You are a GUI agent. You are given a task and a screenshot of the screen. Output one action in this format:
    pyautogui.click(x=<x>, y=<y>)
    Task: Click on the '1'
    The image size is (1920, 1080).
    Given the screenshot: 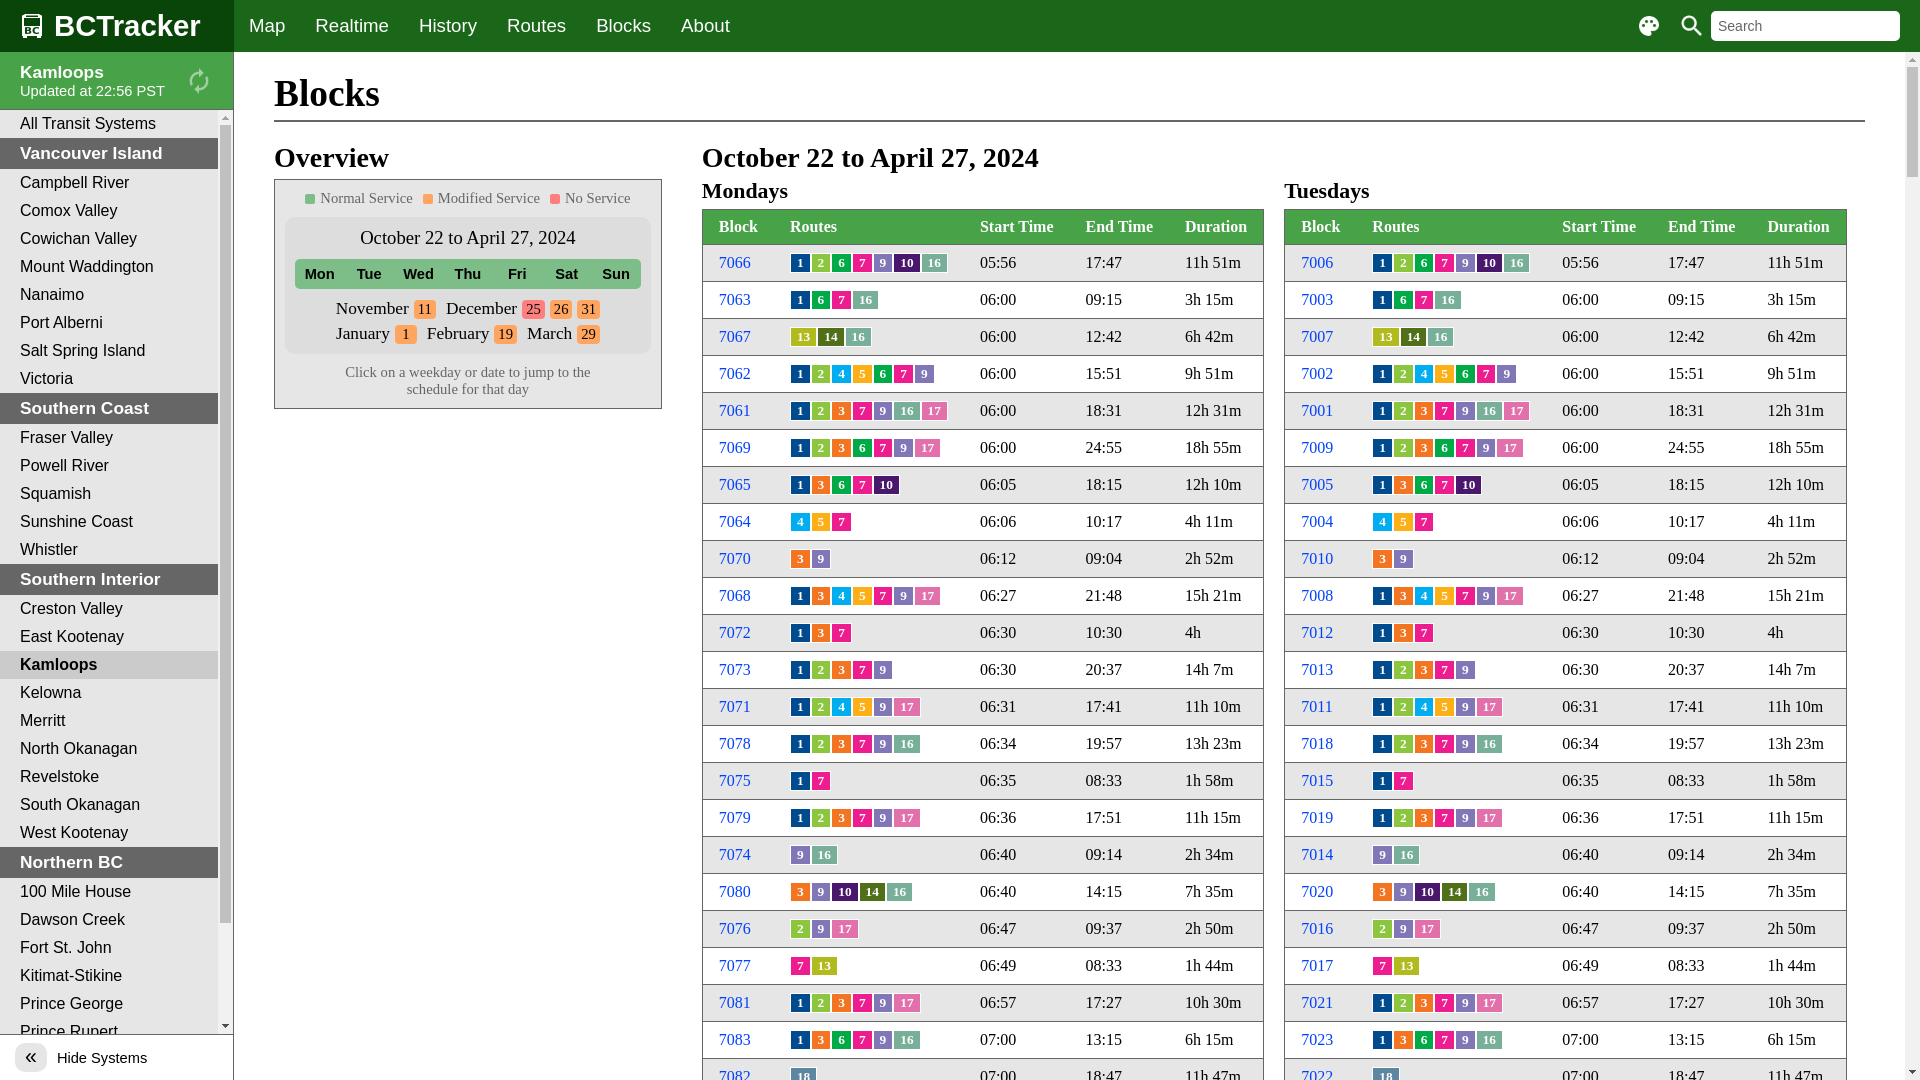 What is the action you would take?
    pyautogui.click(x=1381, y=1039)
    